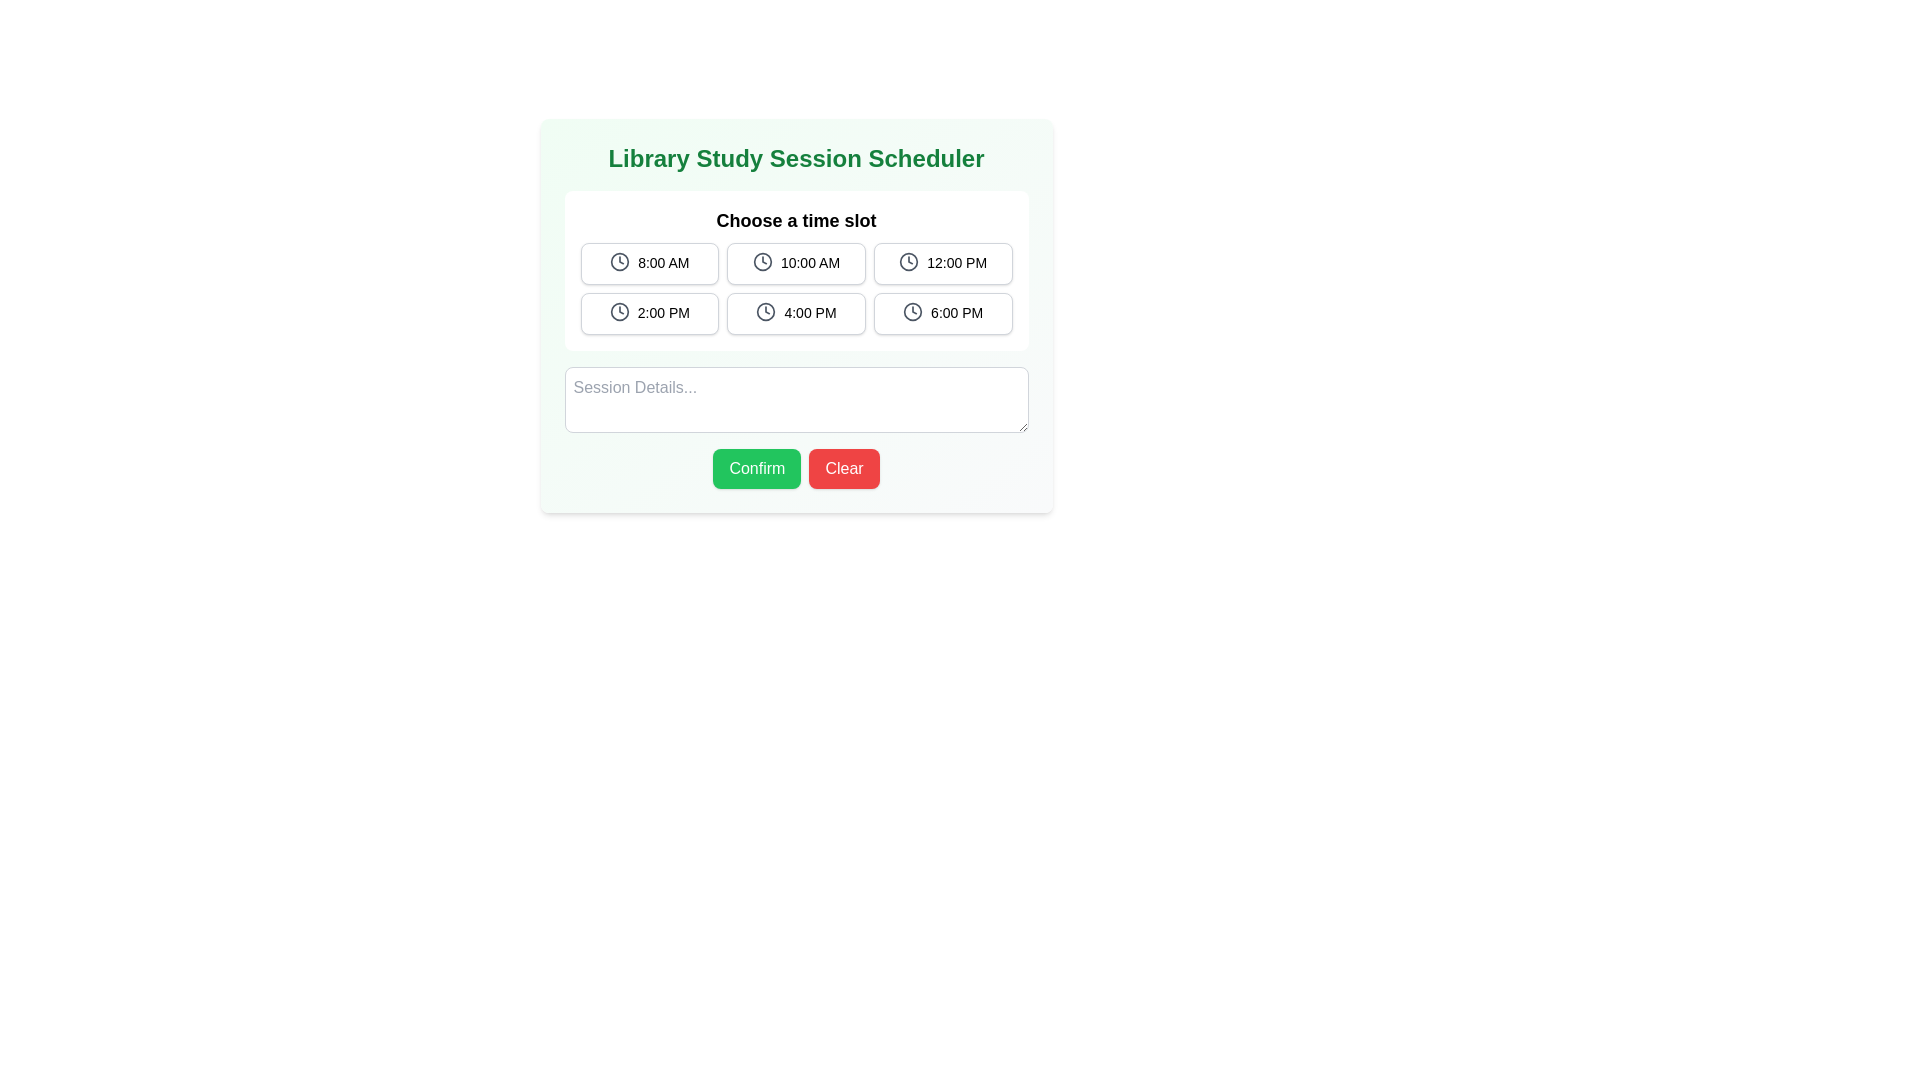 Image resolution: width=1920 pixels, height=1080 pixels. Describe the element at coordinates (795, 313) in the screenshot. I see `the button labeled '4:00 PM' located in the middle of the bottom row of a 3x2 grid in the 'Choose a time slot' section to observe any hover effect` at that location.